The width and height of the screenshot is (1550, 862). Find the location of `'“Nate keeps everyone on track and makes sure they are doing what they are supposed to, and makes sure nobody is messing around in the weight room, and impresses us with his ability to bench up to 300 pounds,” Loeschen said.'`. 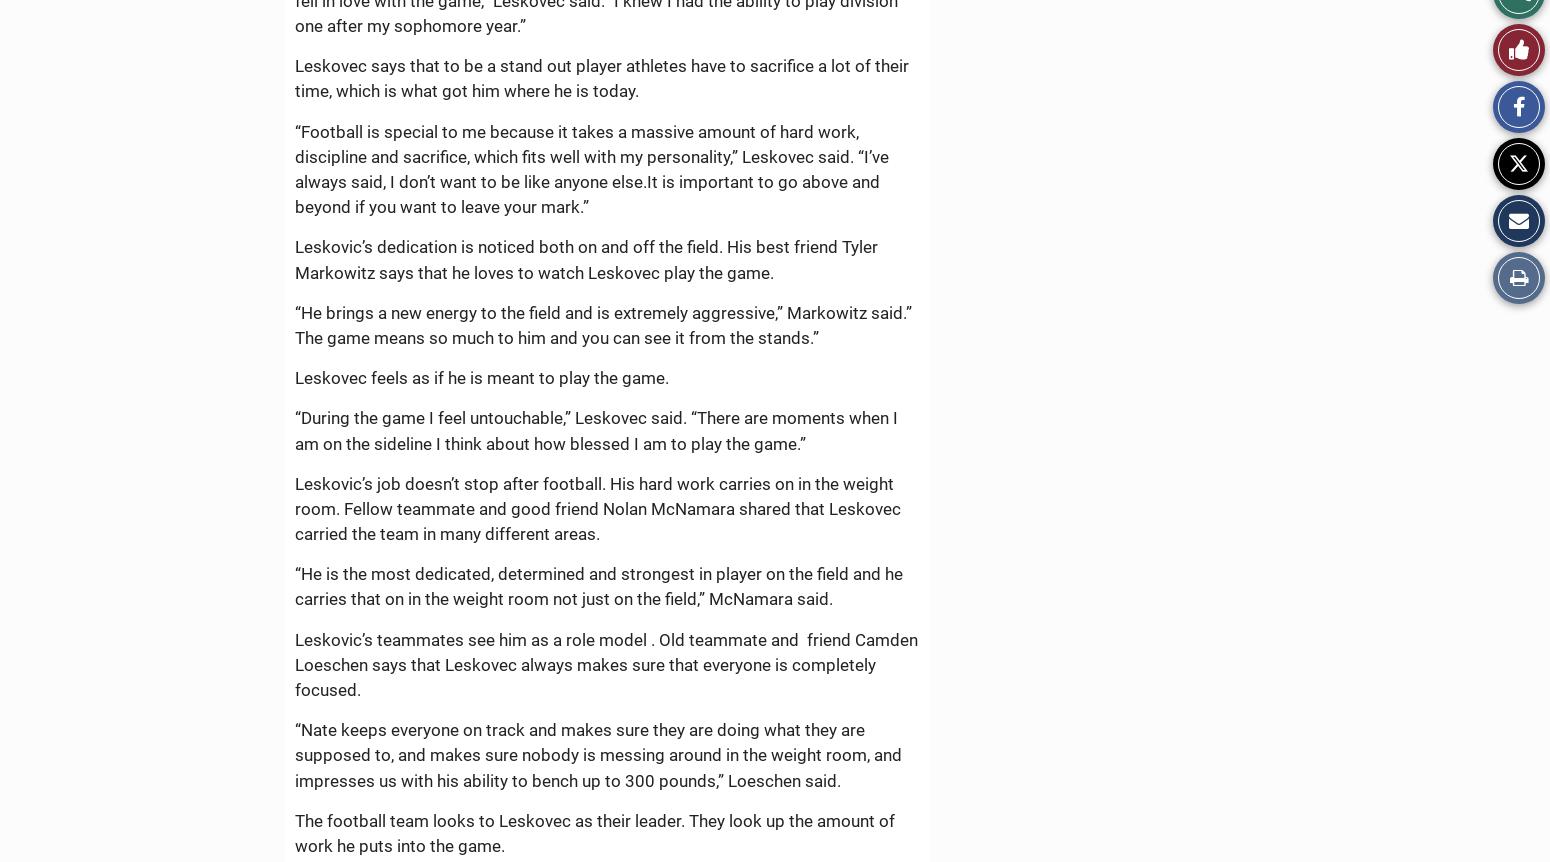

'“Nate keeps everyone on track and makes sure they are doing what they are supposed to, and makes sure nobody is messing around in the weight room, and impresses us with his ability to bench up to 300 pounds,” Loeschen said.' is located at coordinates (598, 755).